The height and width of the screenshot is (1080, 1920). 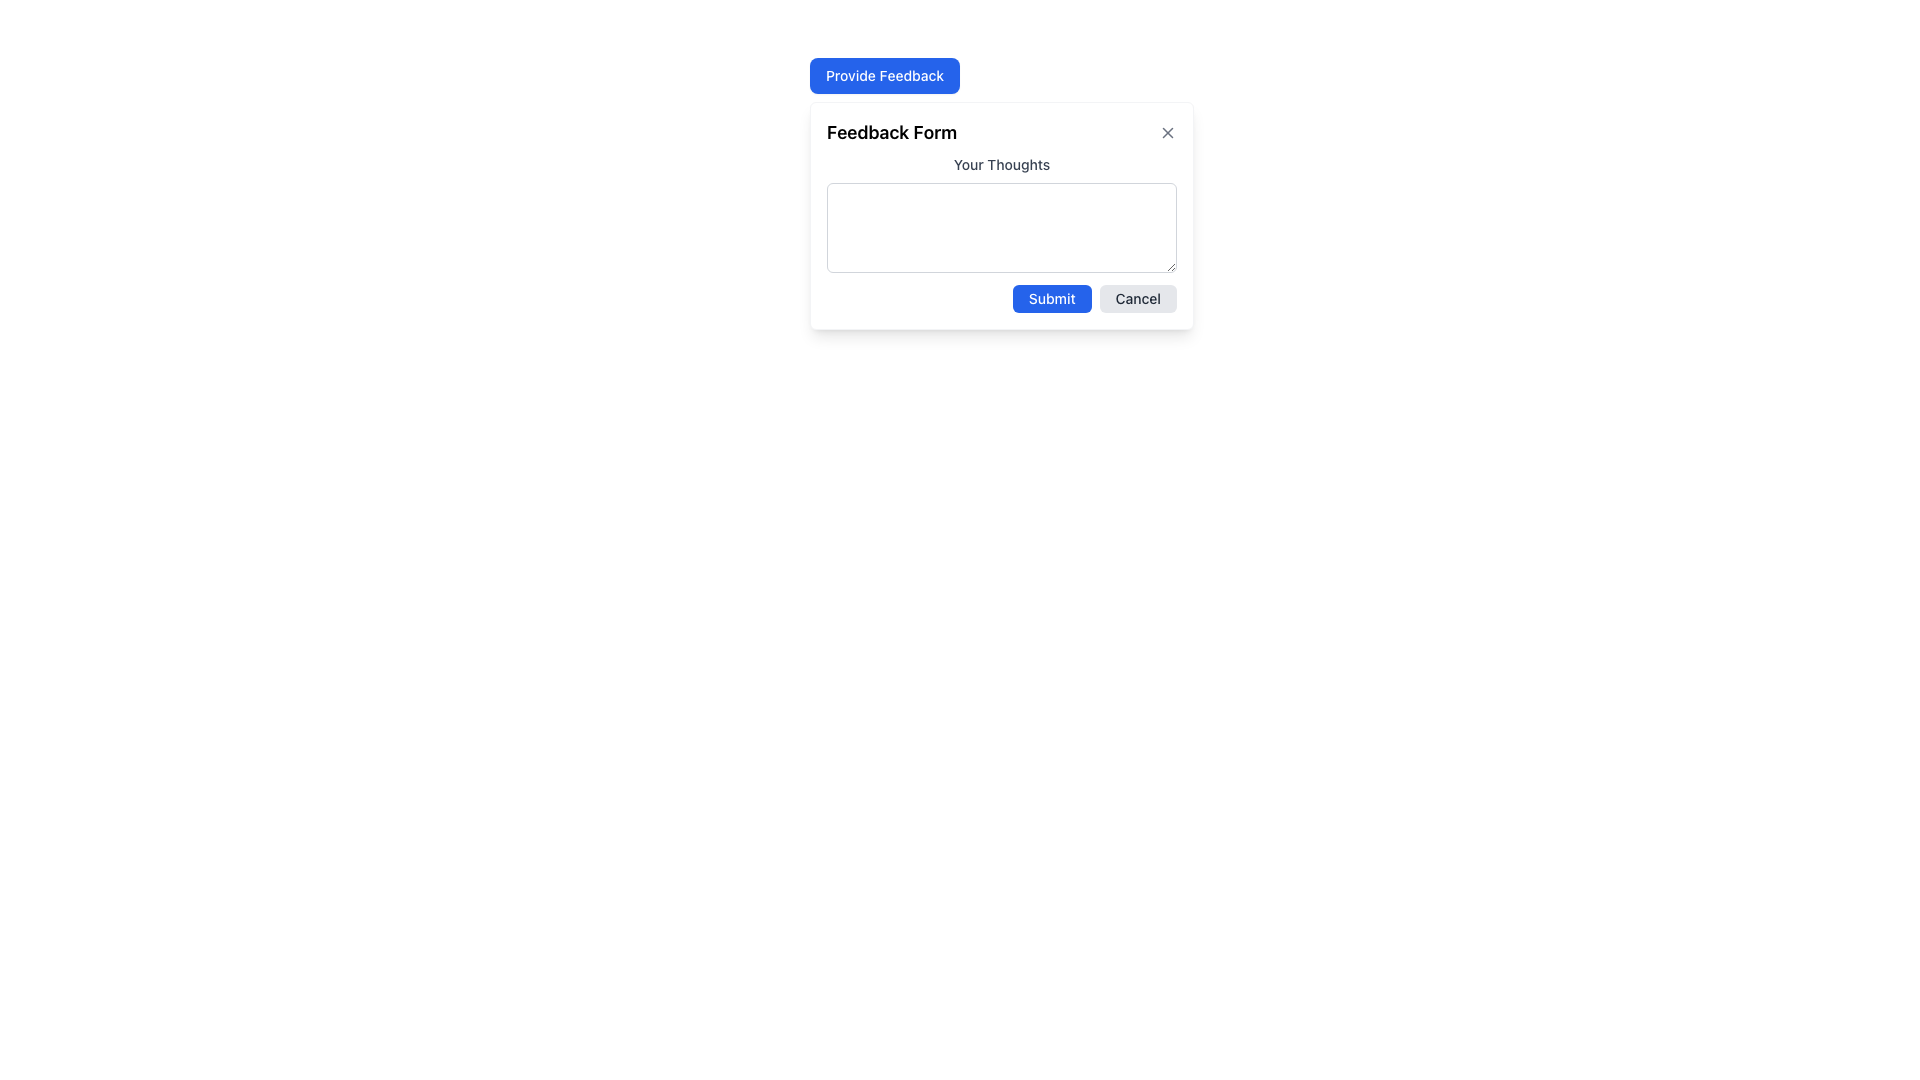 What do you see at coordinates (1167, 132) in the screenshot?
I see `the 'X' shaped close icon in the upper right corner of the 'Feedback Form' modal` at bounding box center [1167, 132].